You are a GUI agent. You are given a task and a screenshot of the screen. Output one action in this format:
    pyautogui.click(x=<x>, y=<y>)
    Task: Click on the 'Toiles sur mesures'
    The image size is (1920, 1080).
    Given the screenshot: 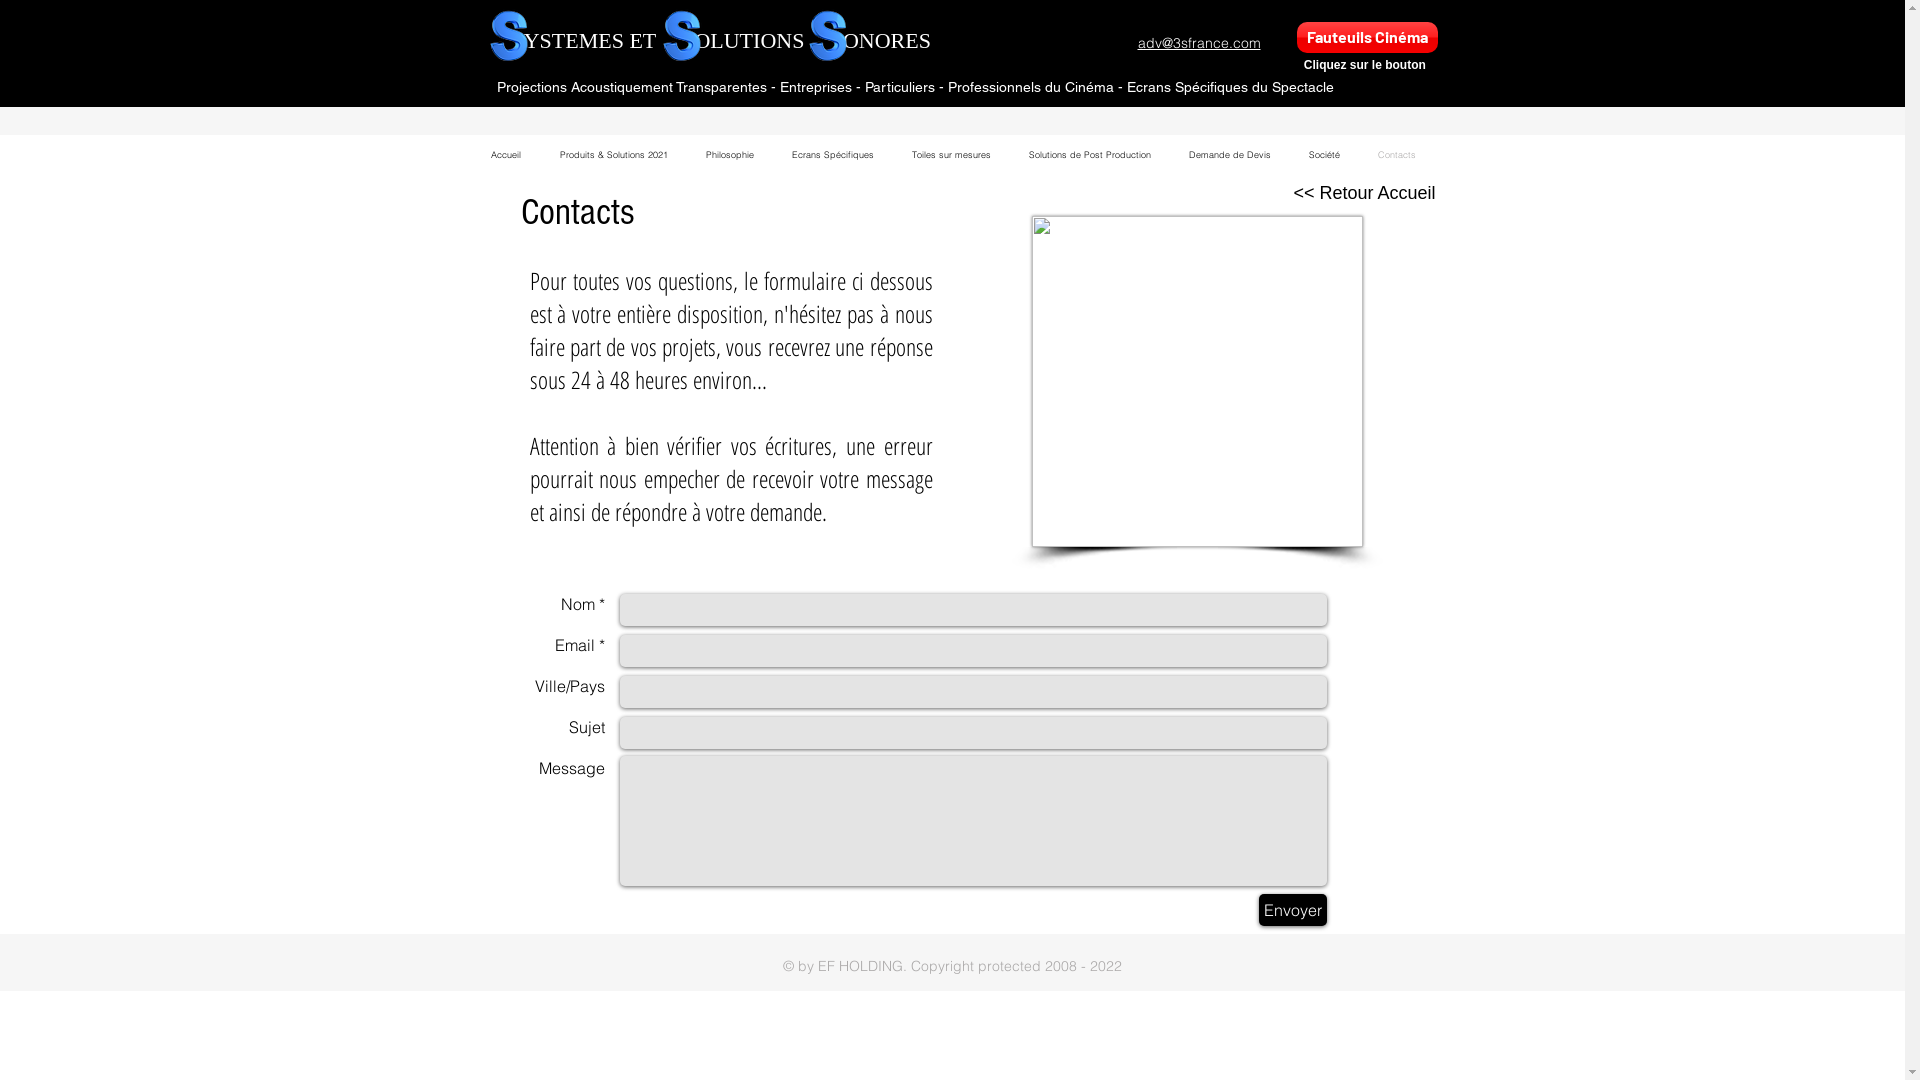 What is the action you would take?
    pyautogui.click(x=949, y=153)
    